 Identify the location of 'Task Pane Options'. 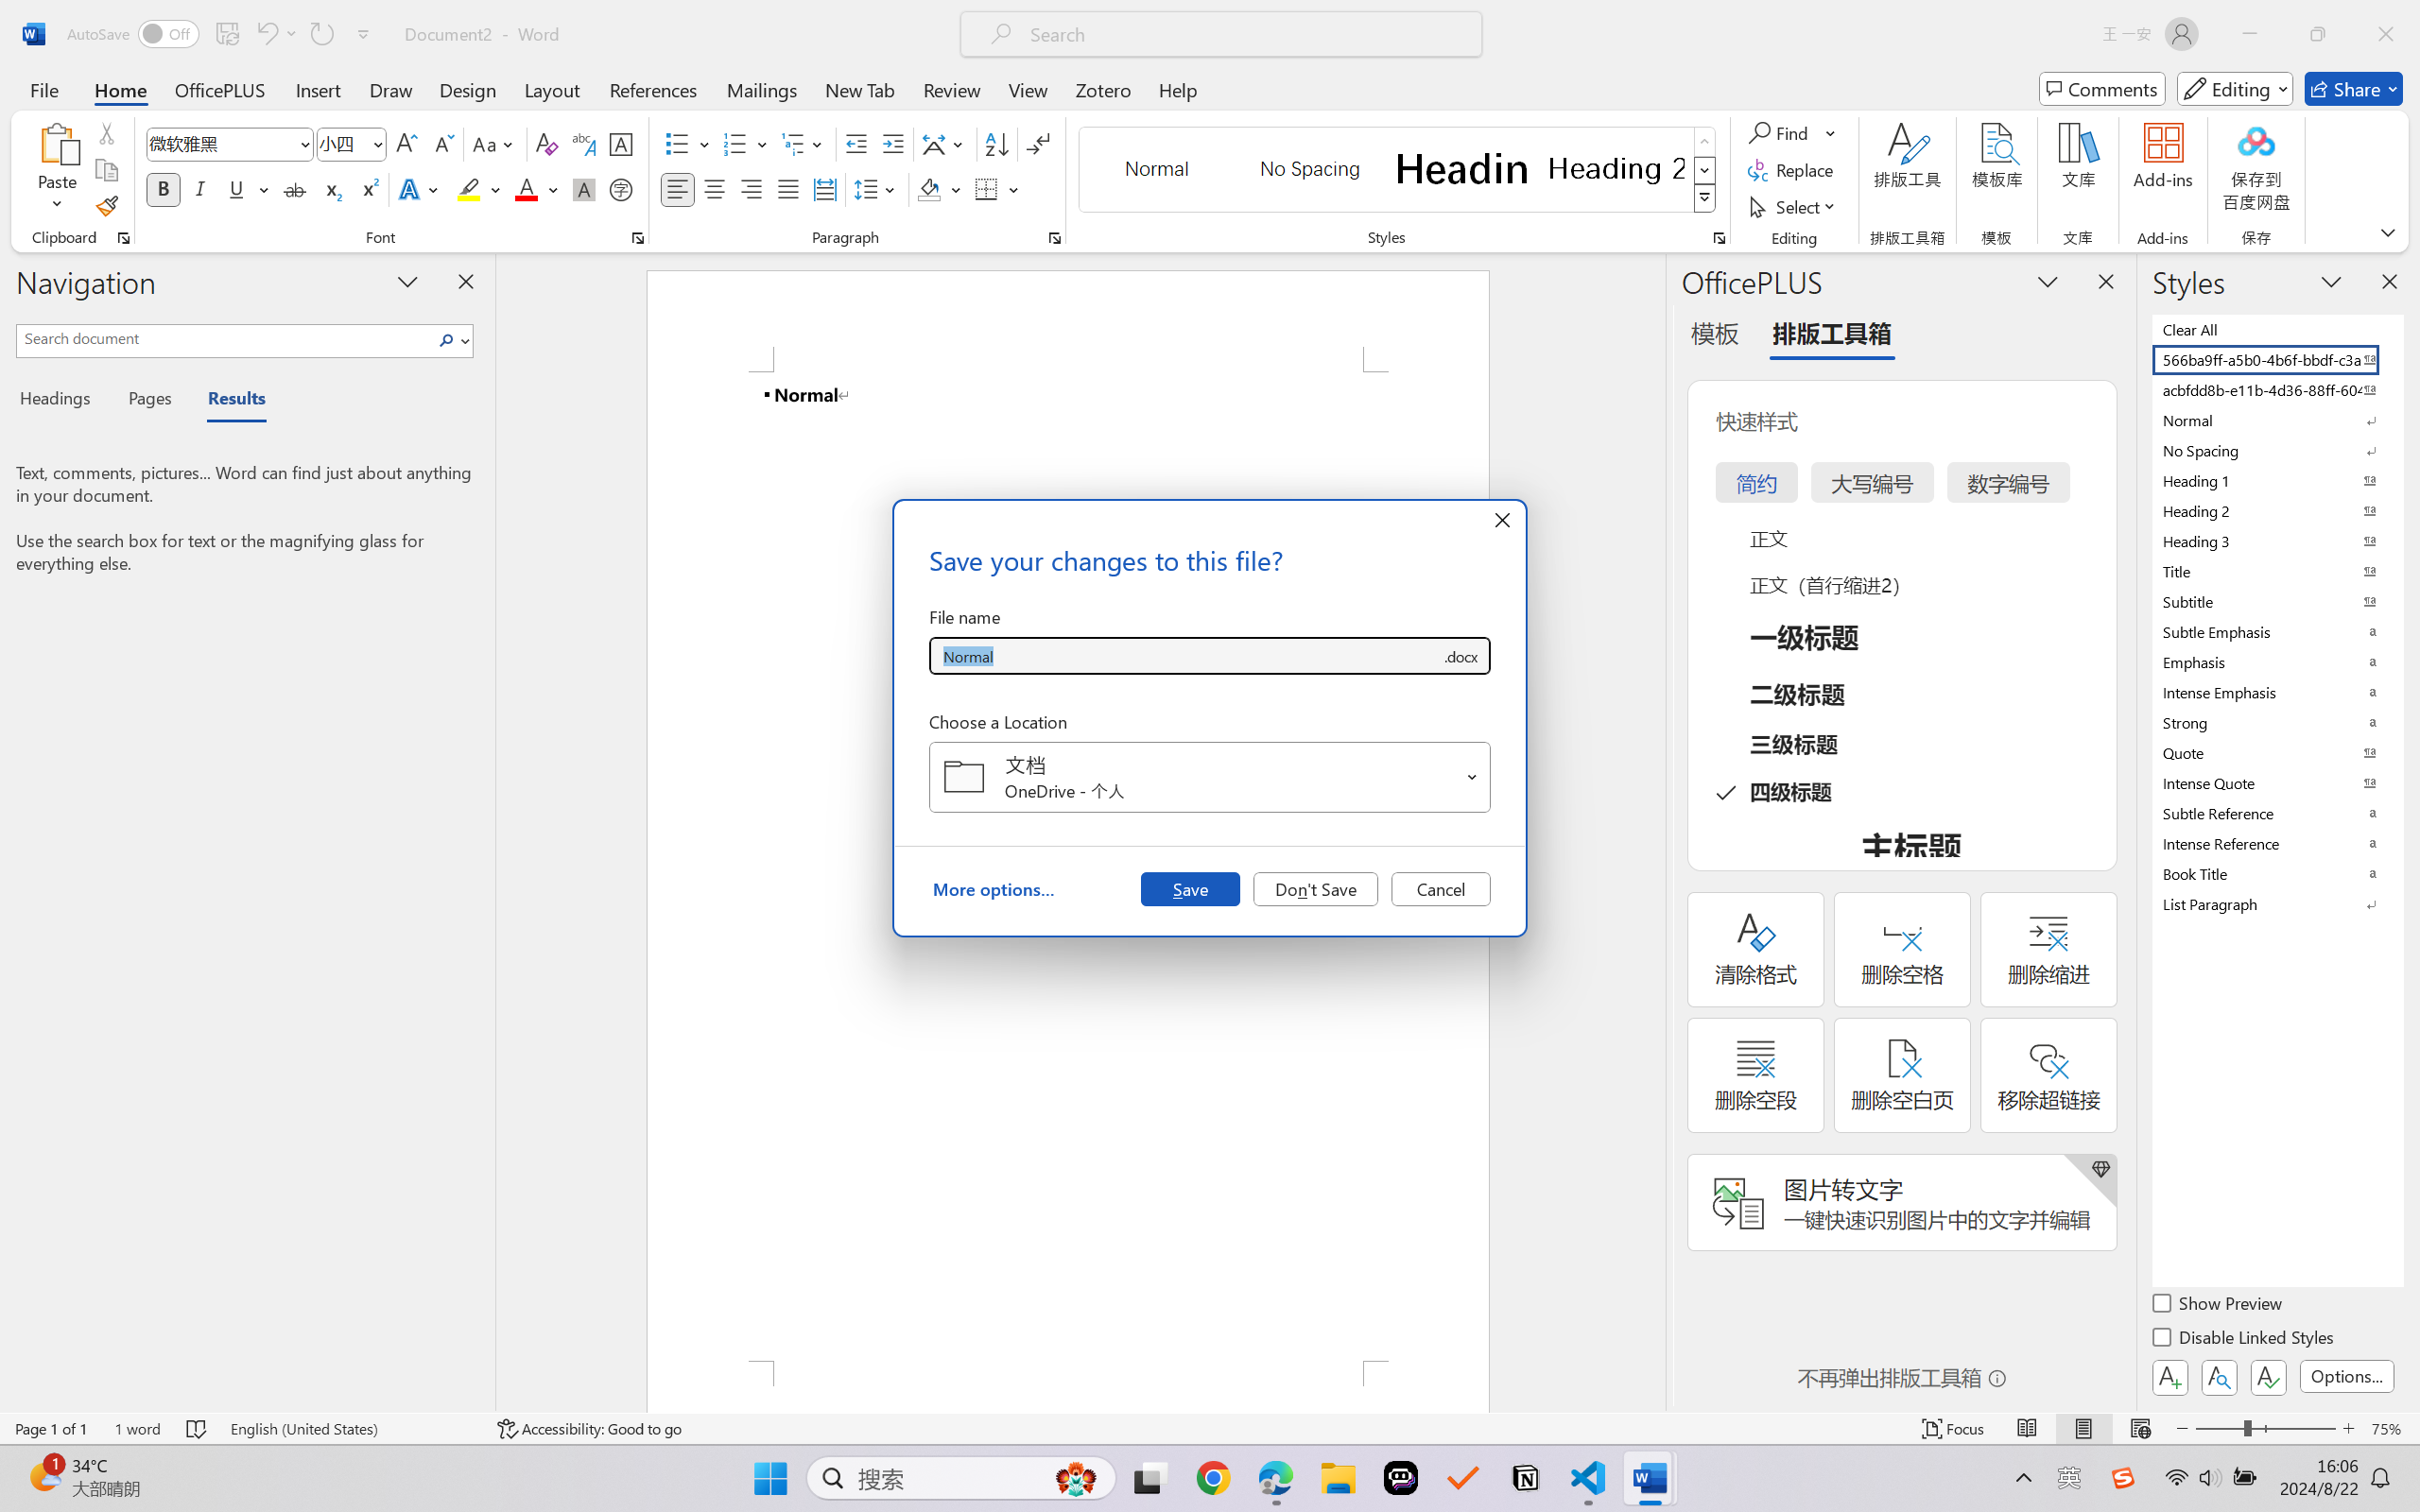
(2048, 281).